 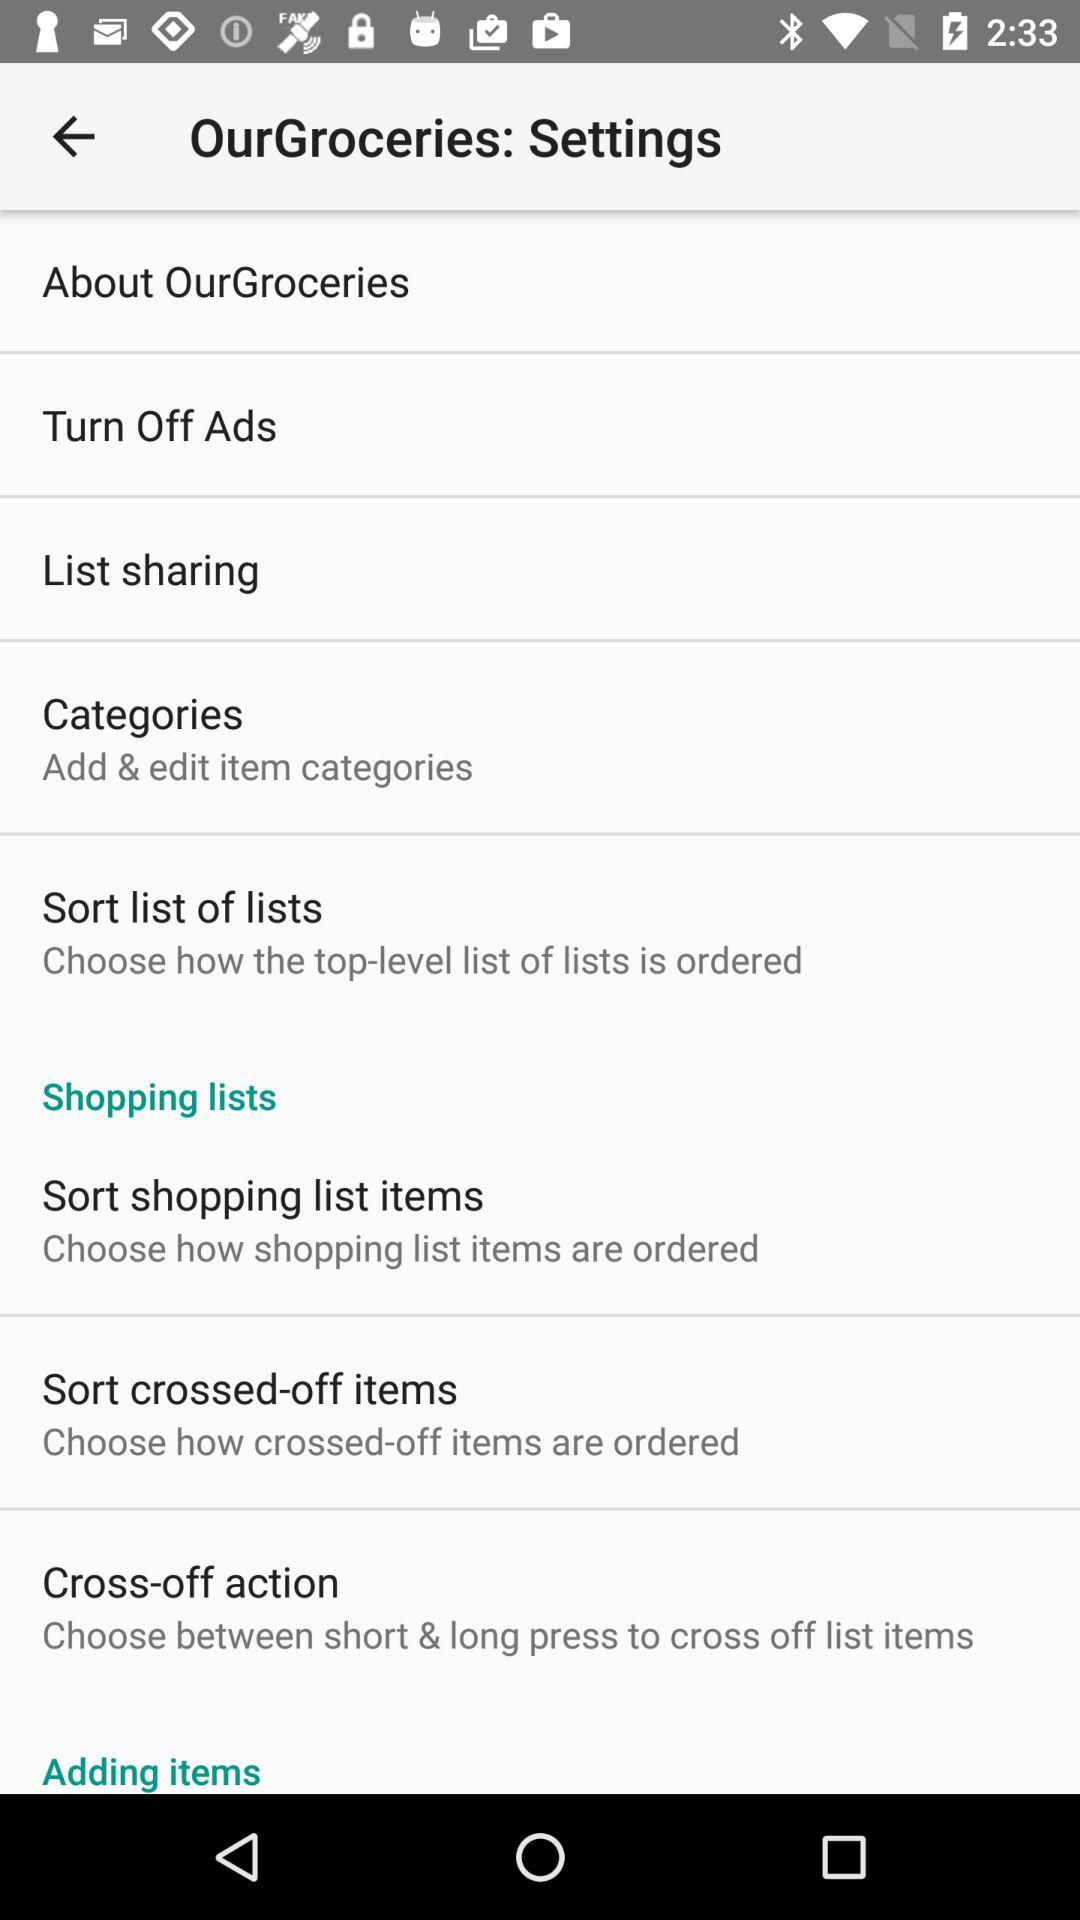 I want to click on adding items, so click(x=540, y=1747).